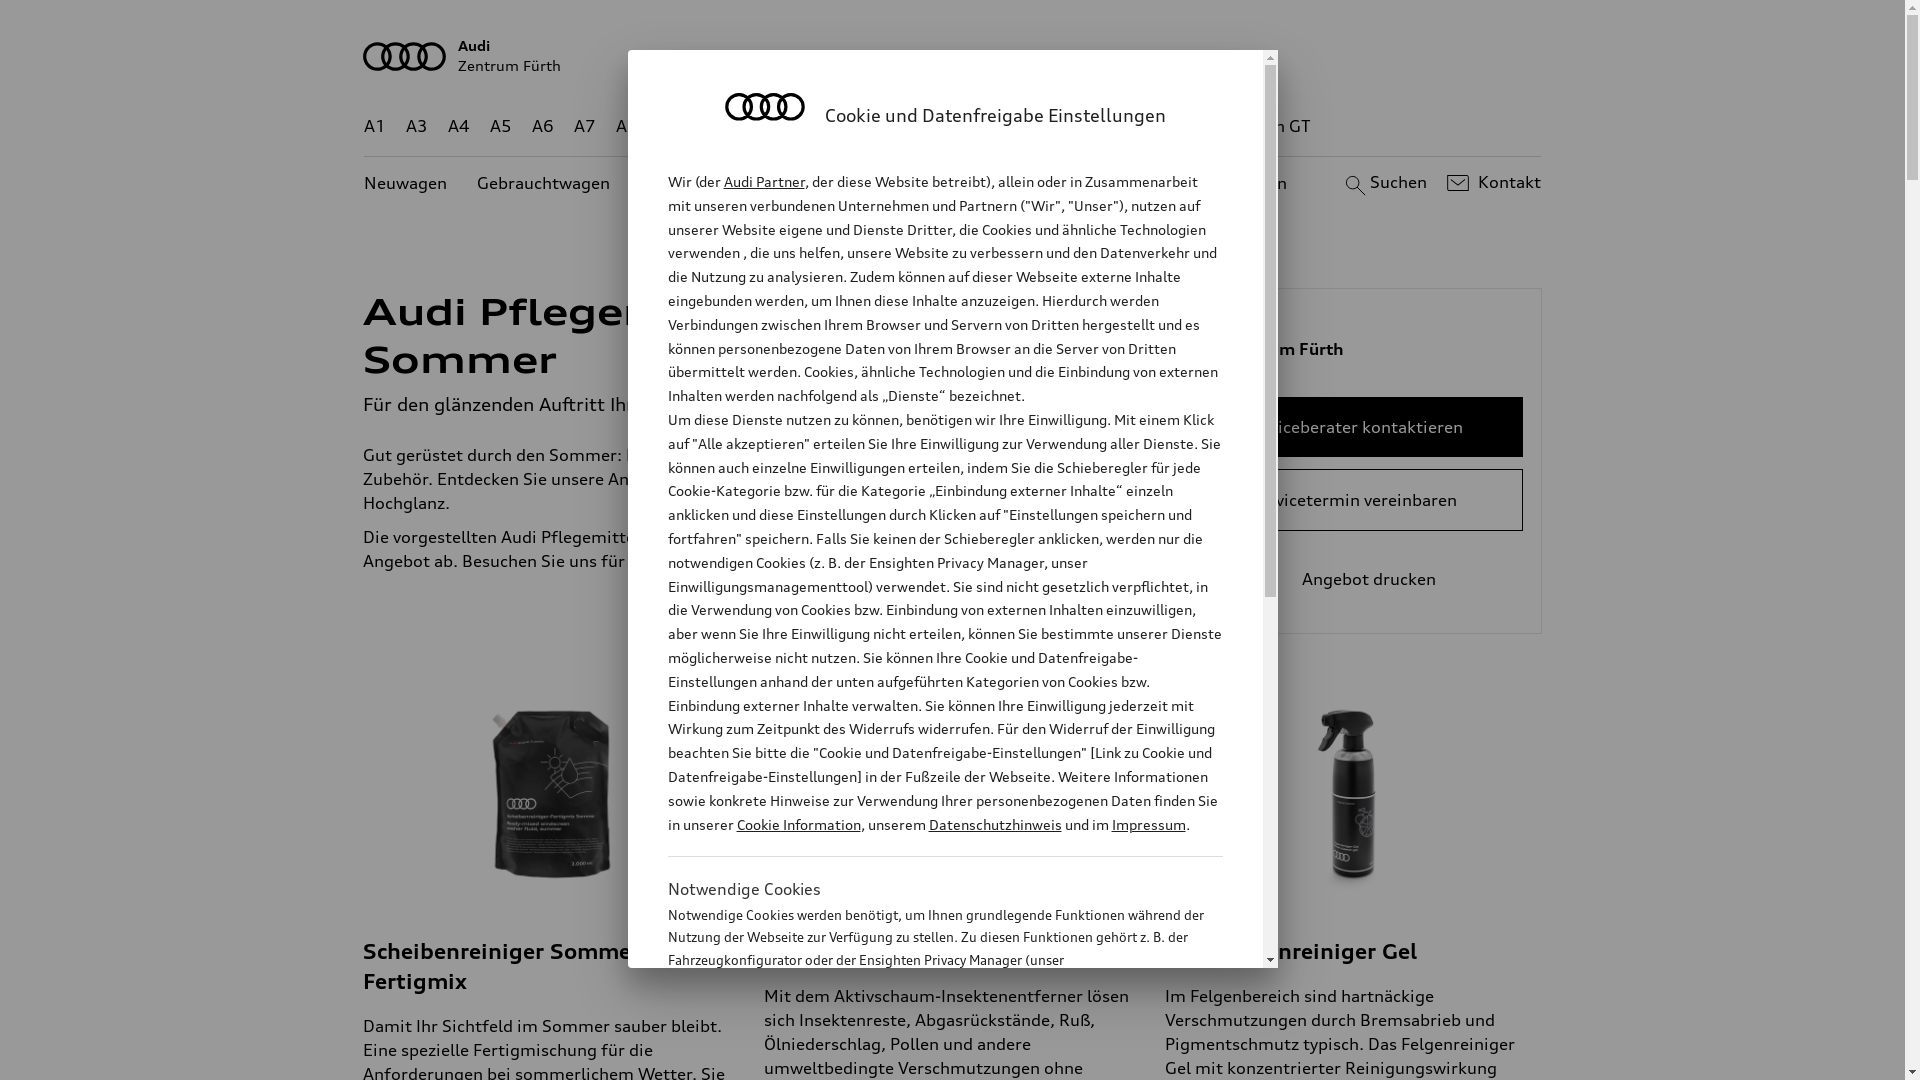  What do you see at coordinates (1382, 182) in the screenshot?
I see `'Suchen'` at bounding box center [1382, 182].